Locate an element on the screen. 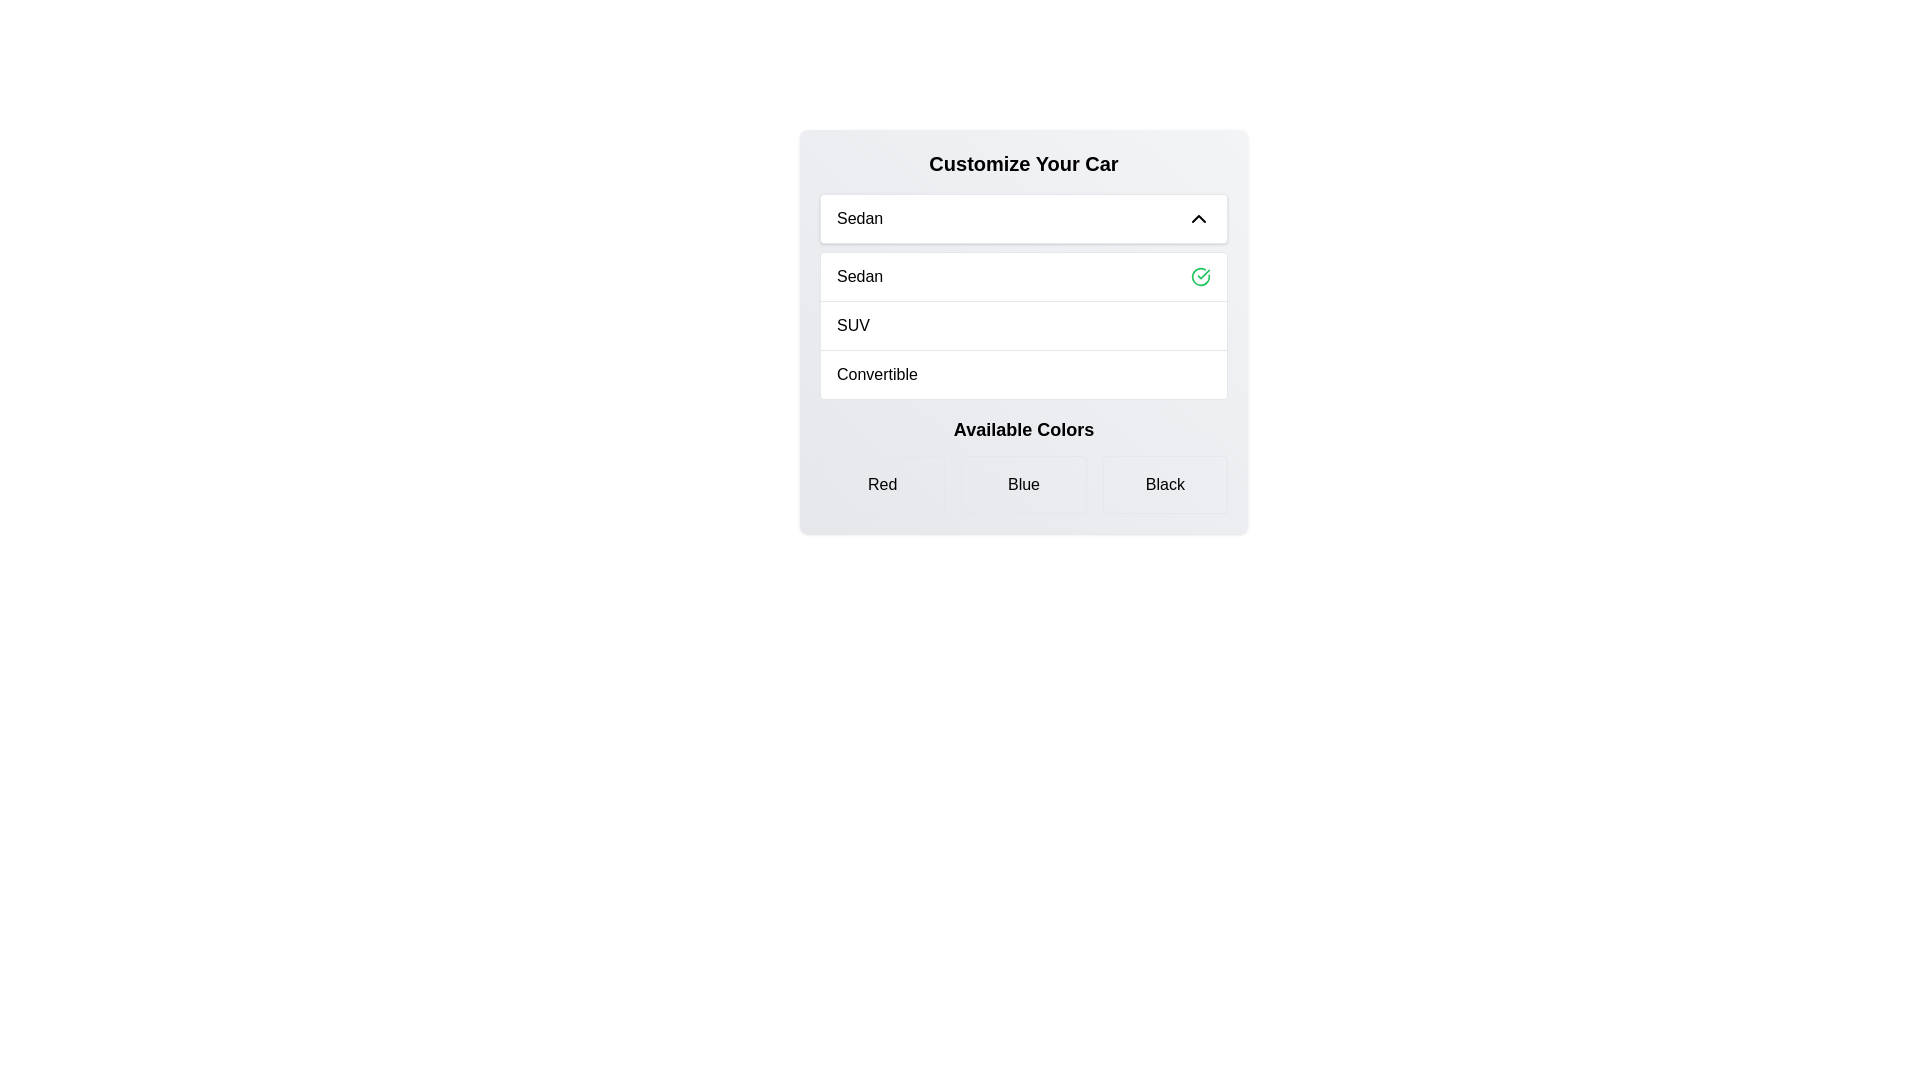  the Dropdown menu for selecting car type options, which is centrally located below the 'Sedan' dropdown in the 'Customize Your Car' section is located at coordinates (1023, 325).